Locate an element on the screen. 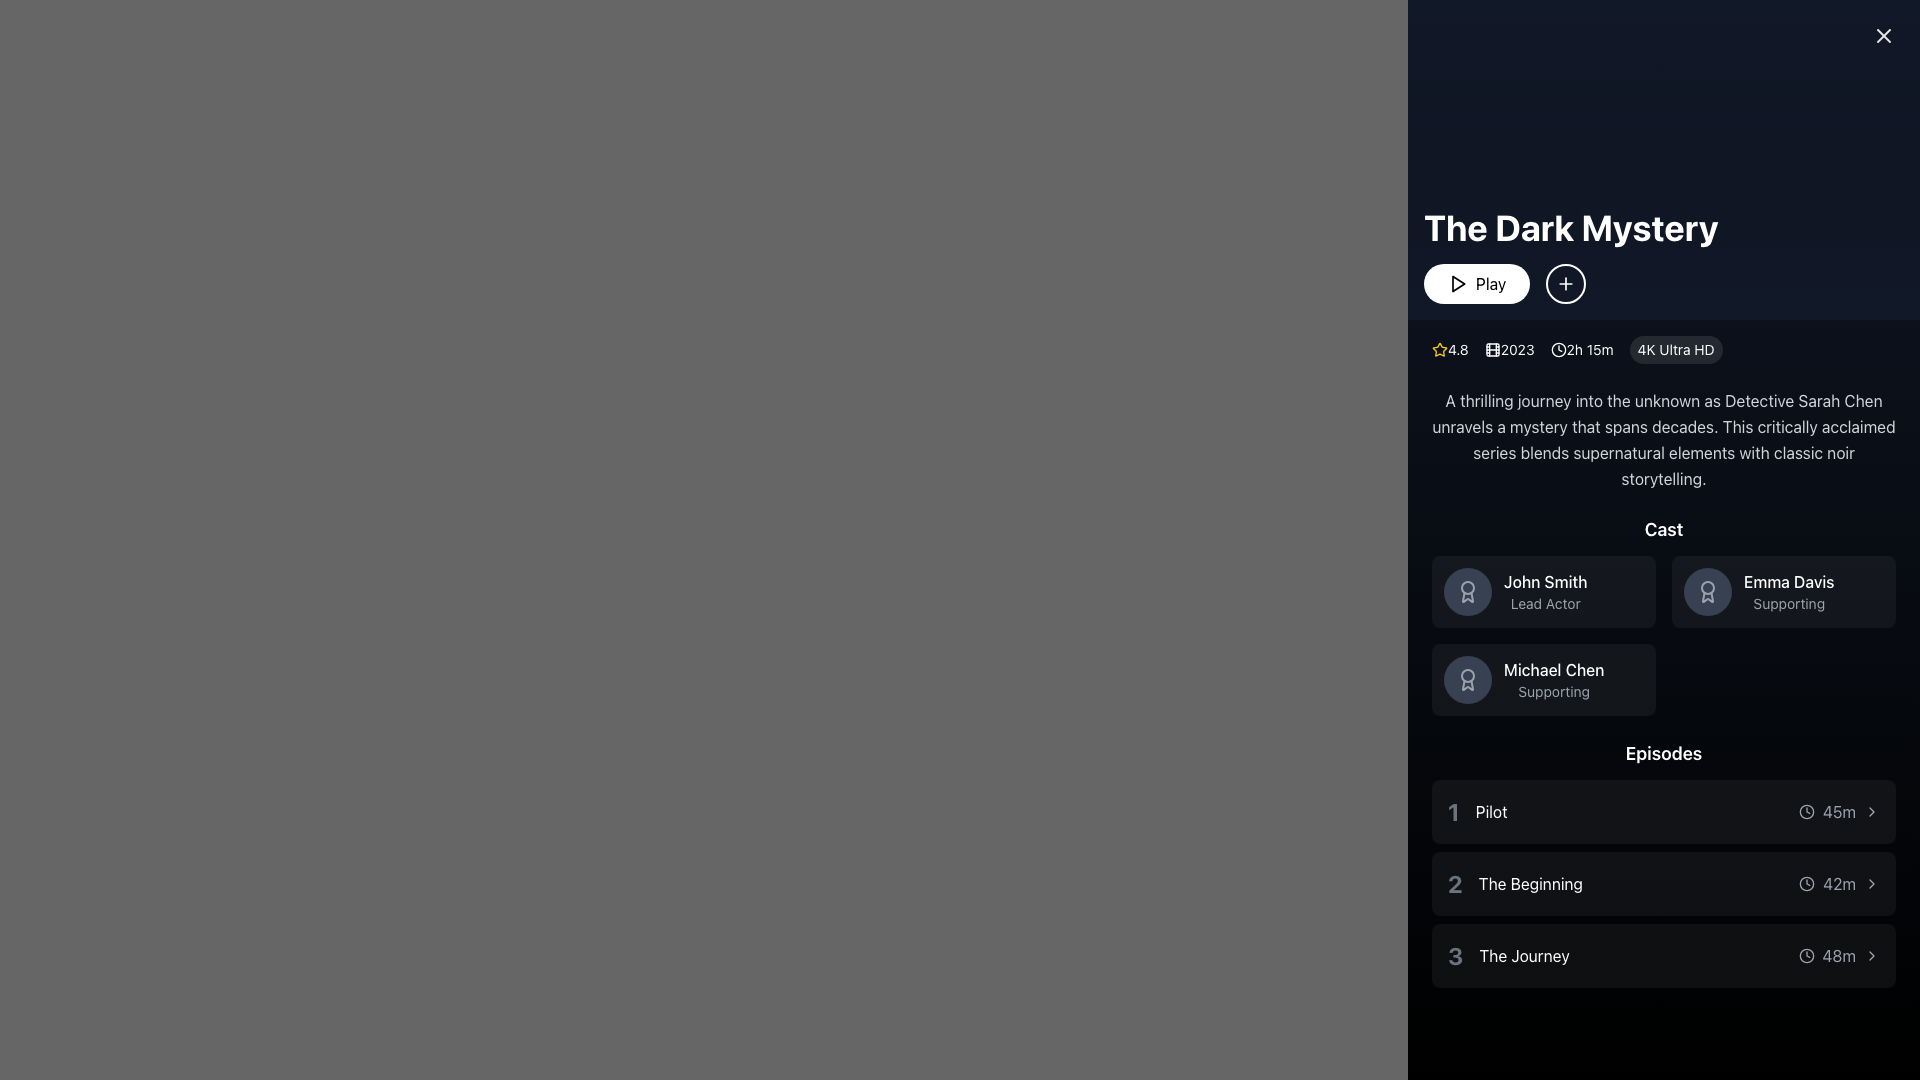  the non-interactive decorative SVG circle element, which is the outer circular frame of the clock icon next to the episode duration in the second episode card titled 'The Beginning' is located at coordinates (1807, 882).